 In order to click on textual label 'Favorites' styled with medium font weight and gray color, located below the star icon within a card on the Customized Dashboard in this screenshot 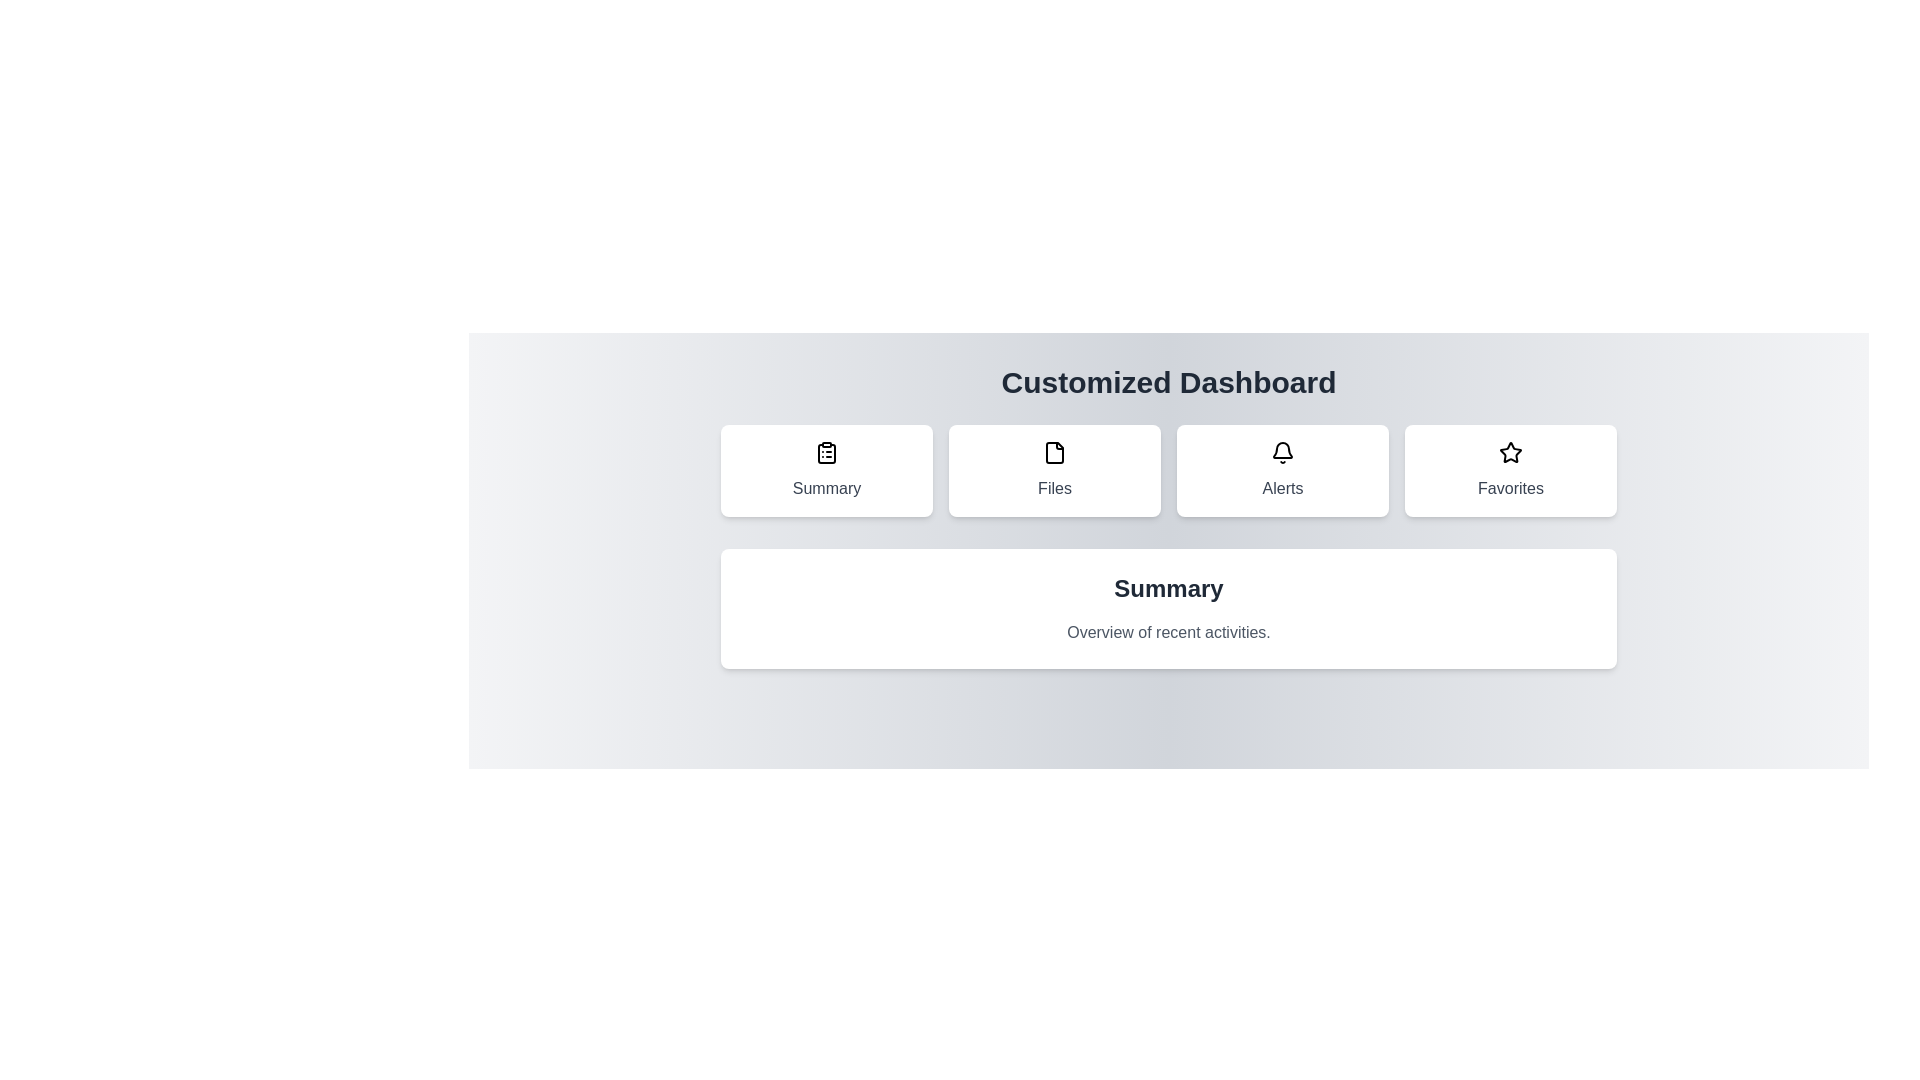, I will do `click(1511, 489)`.